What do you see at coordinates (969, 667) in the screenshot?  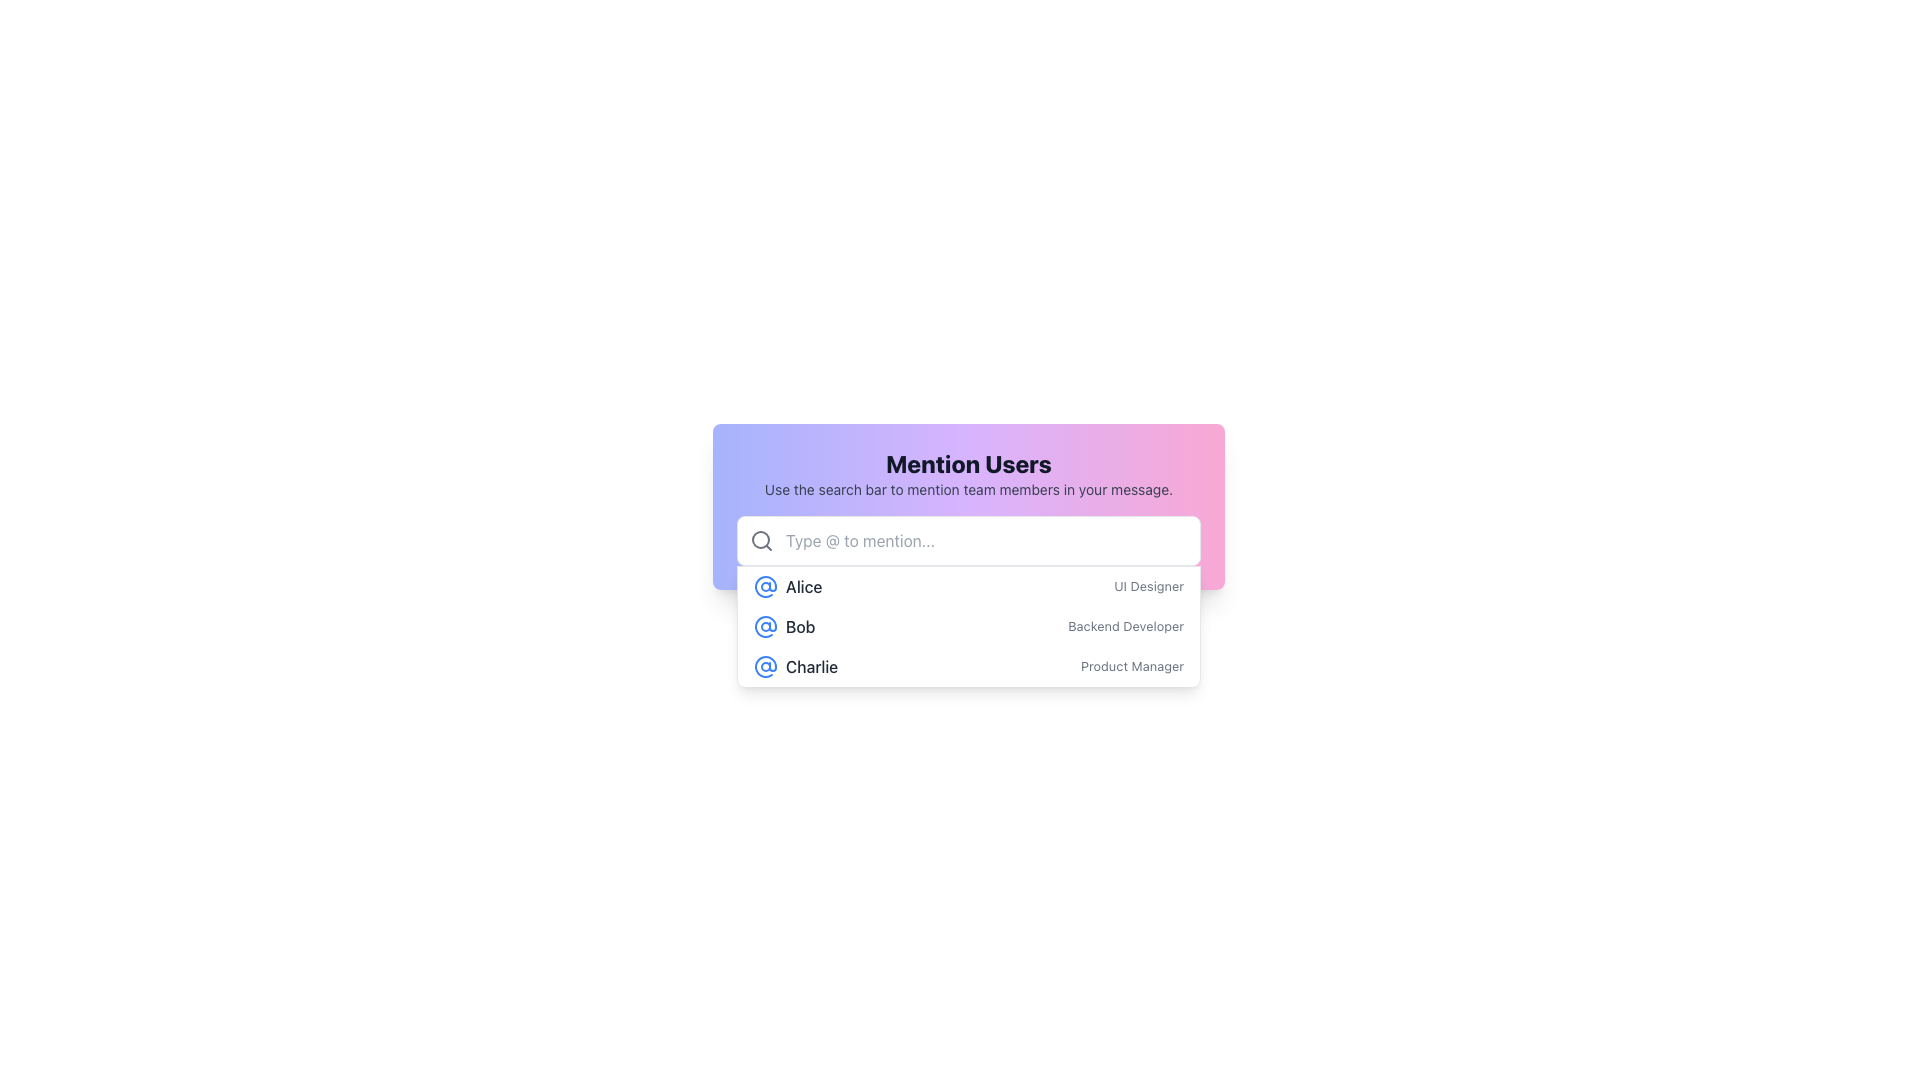 I see `the third item in the dropdown list representing 'Charlie', the Product Manager` at bounding box center [969, 667].